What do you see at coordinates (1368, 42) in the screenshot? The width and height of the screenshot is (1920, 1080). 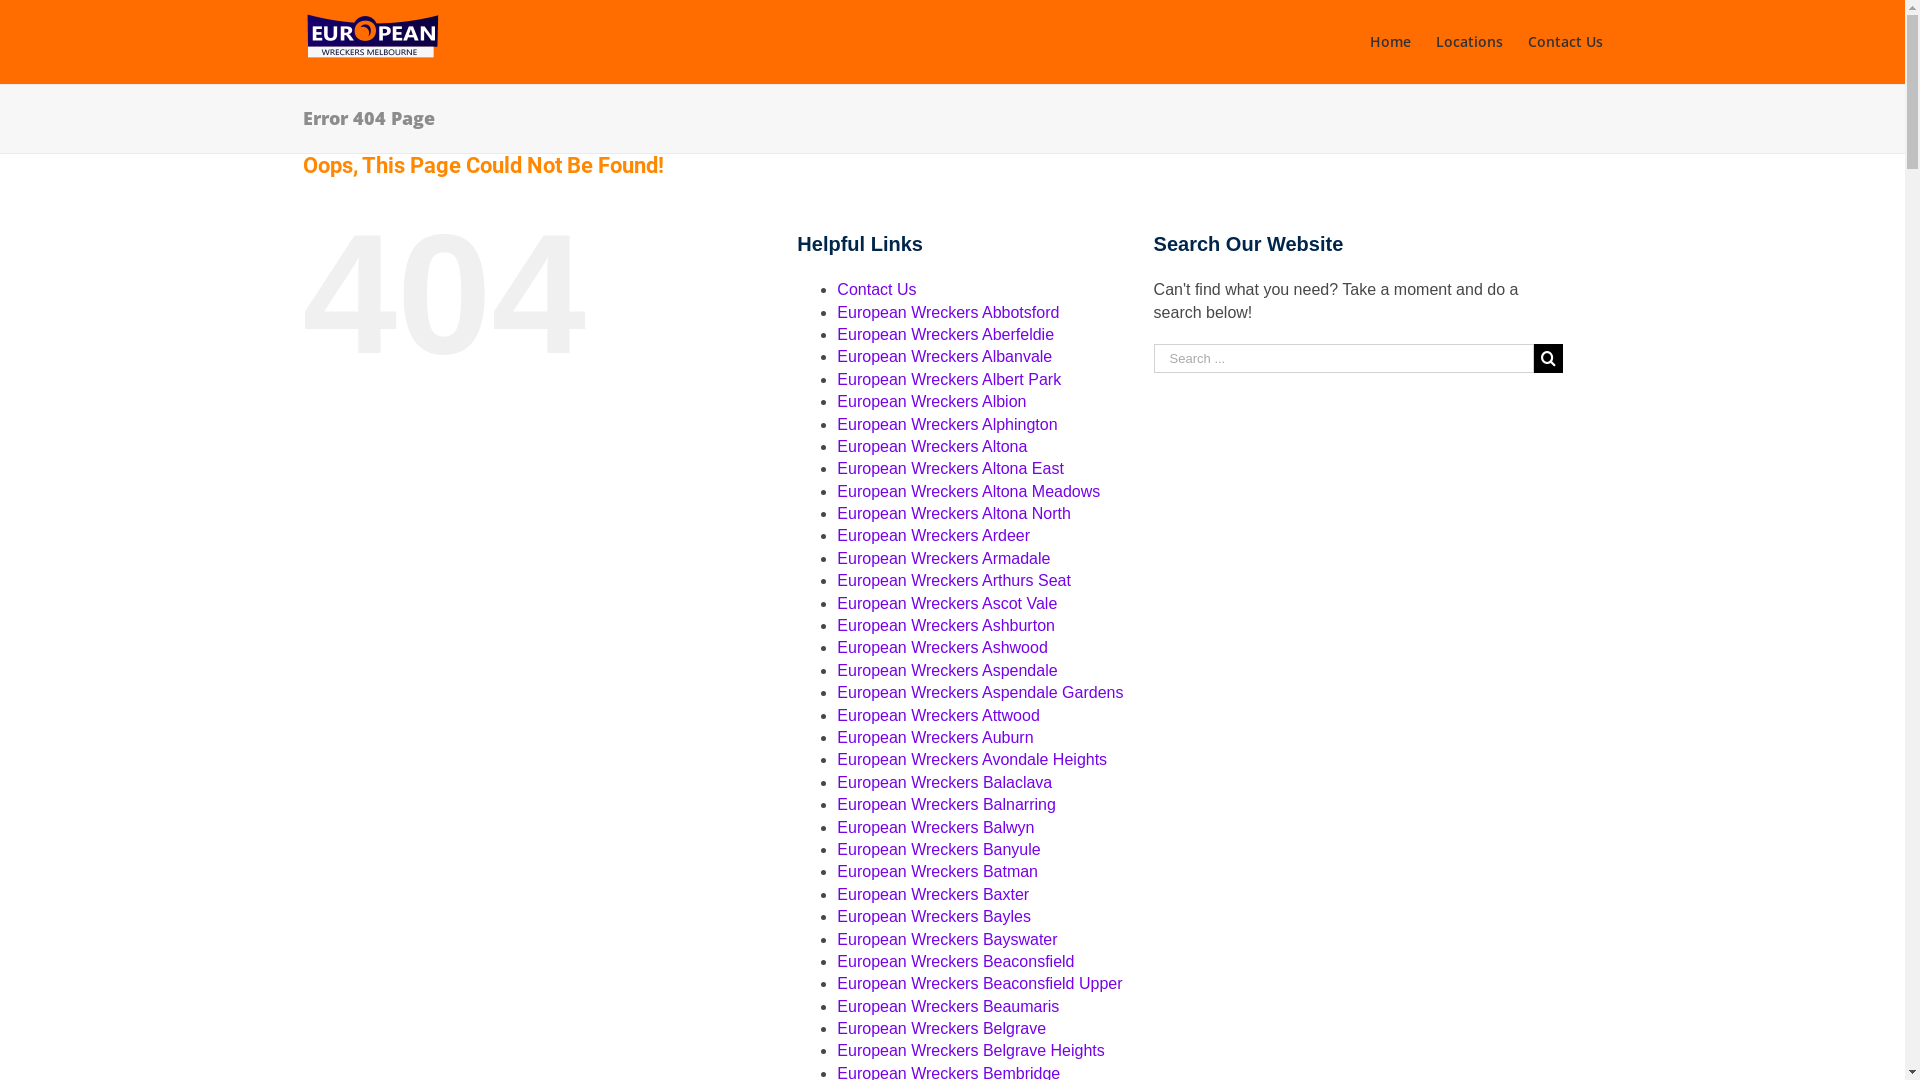 I see `'Home'` at bounding box center [1368, 42].